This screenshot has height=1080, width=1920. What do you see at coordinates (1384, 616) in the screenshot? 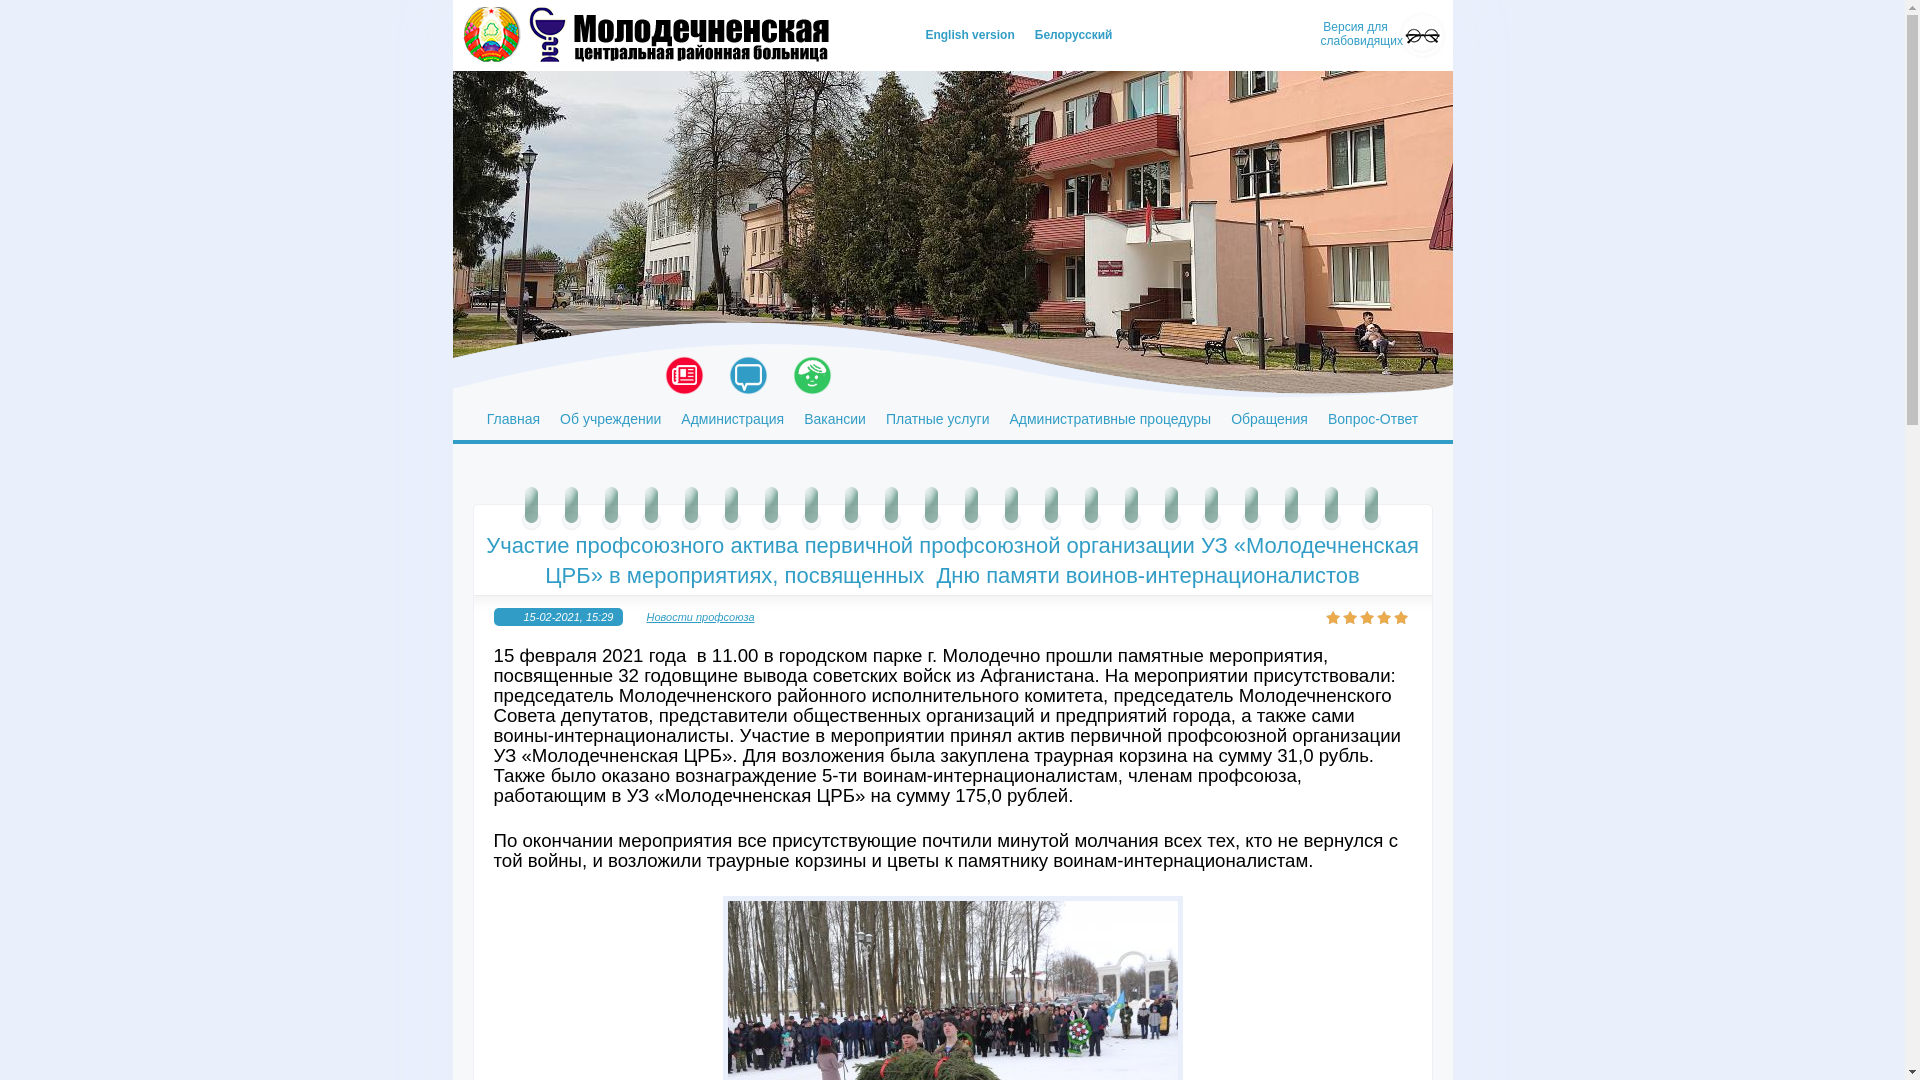
I see `'4'` at bounding box center [1384, 616].